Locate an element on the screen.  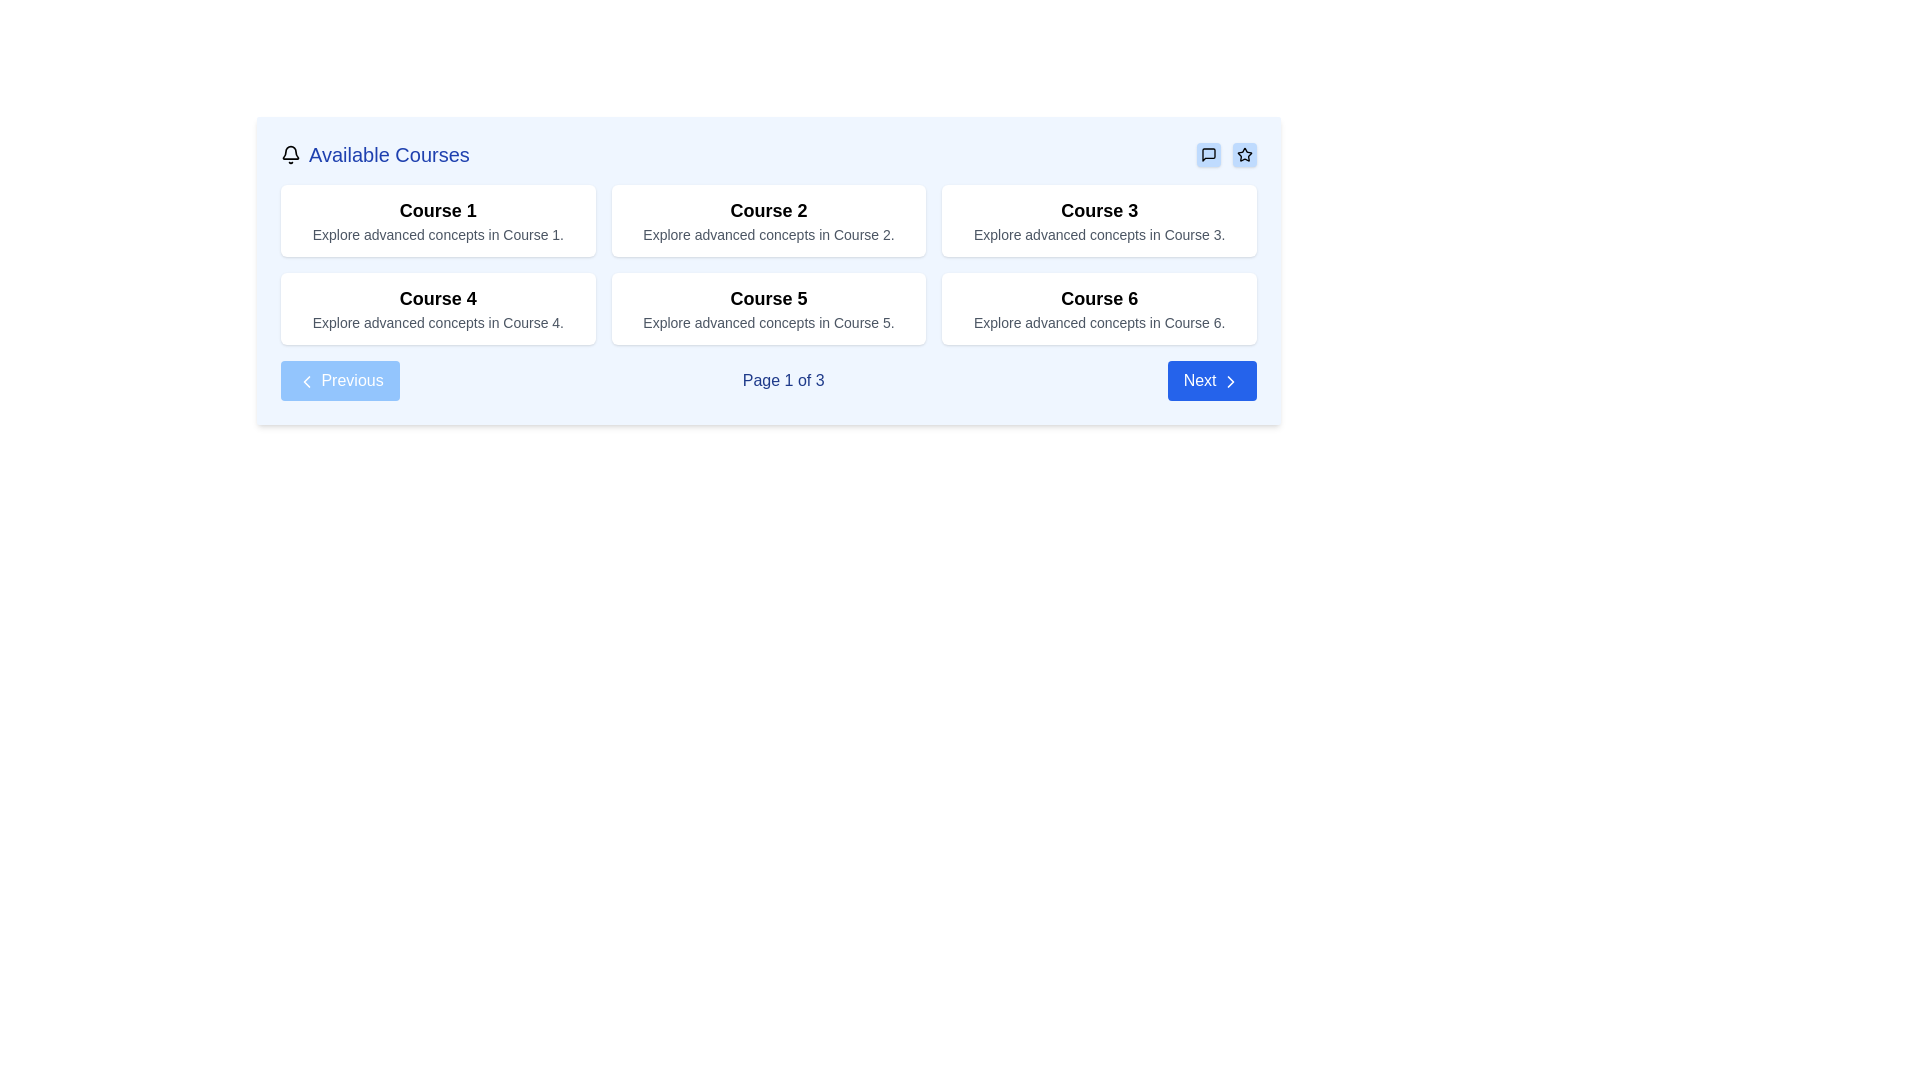
the heading text element that identifies the specific course, located in the second row, first column of the grid is located at coordinates (767, 299).